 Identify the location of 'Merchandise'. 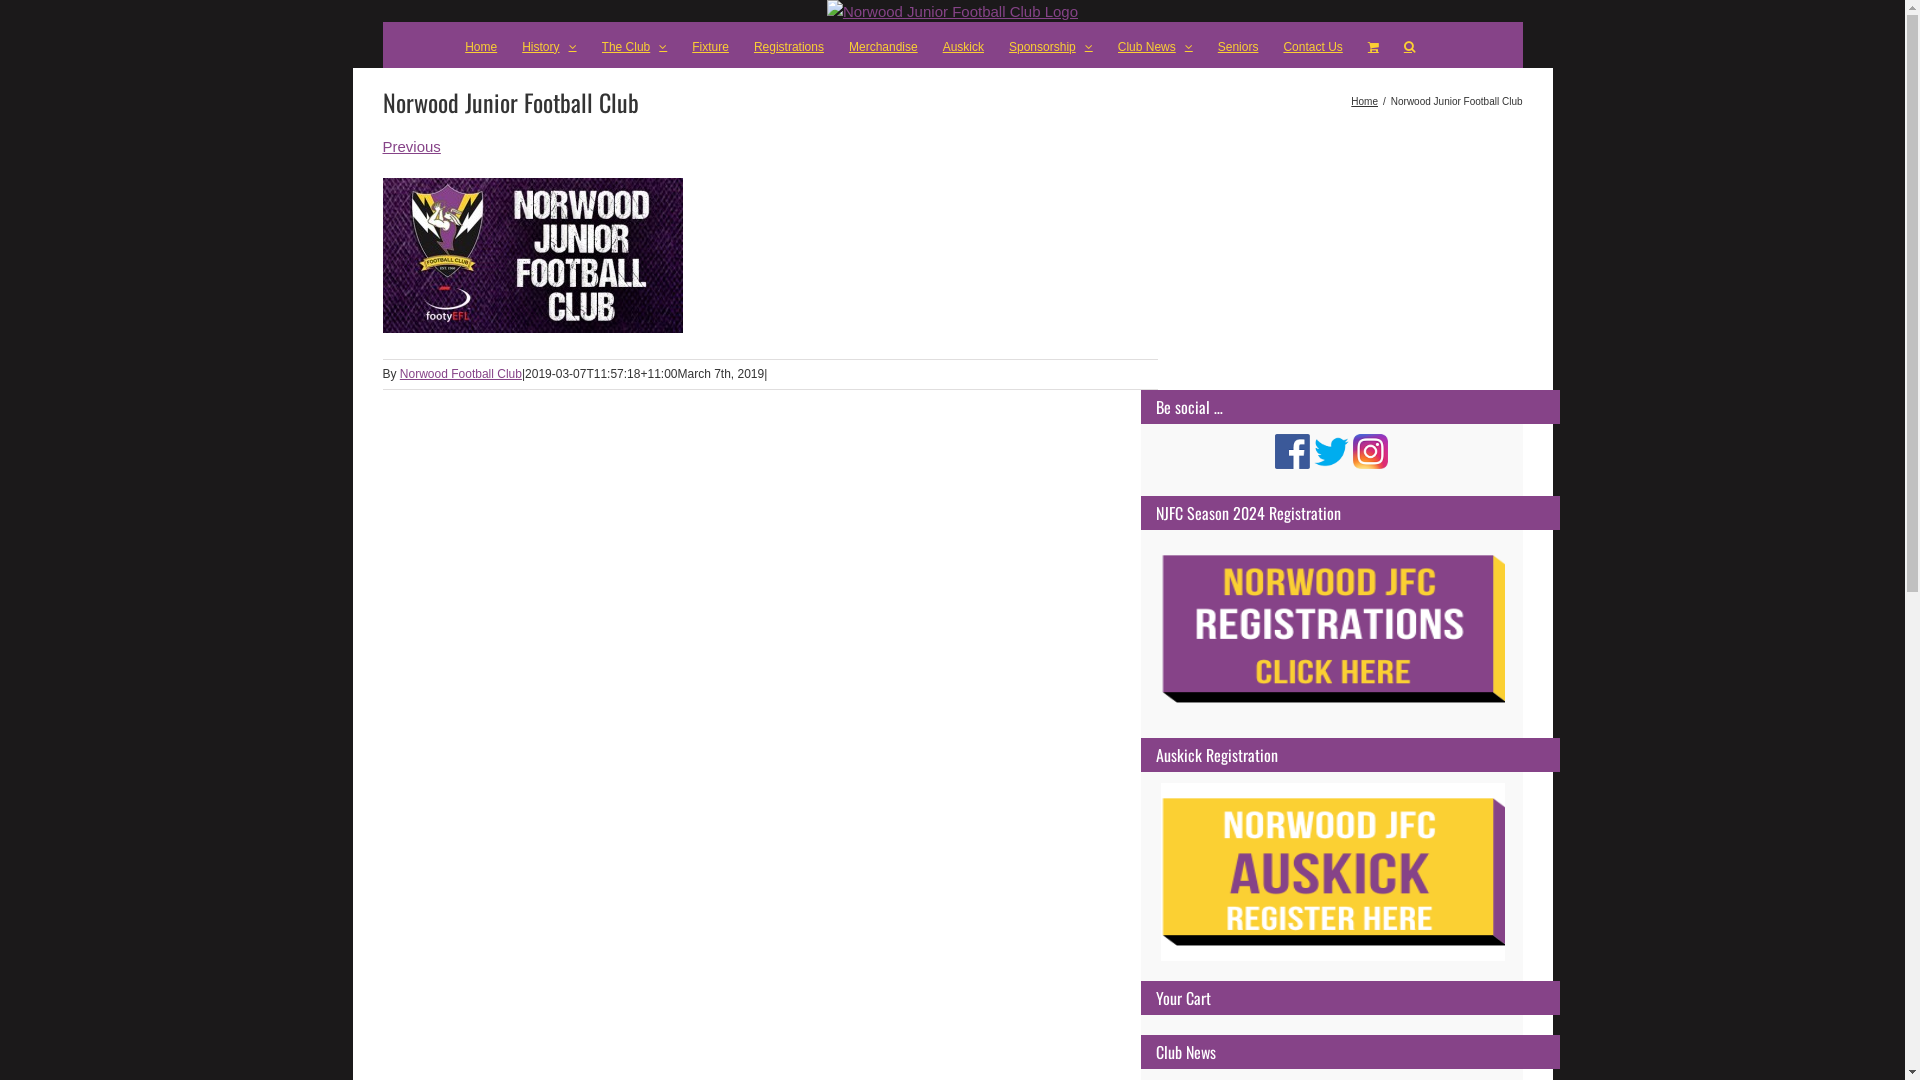
(882, 45).